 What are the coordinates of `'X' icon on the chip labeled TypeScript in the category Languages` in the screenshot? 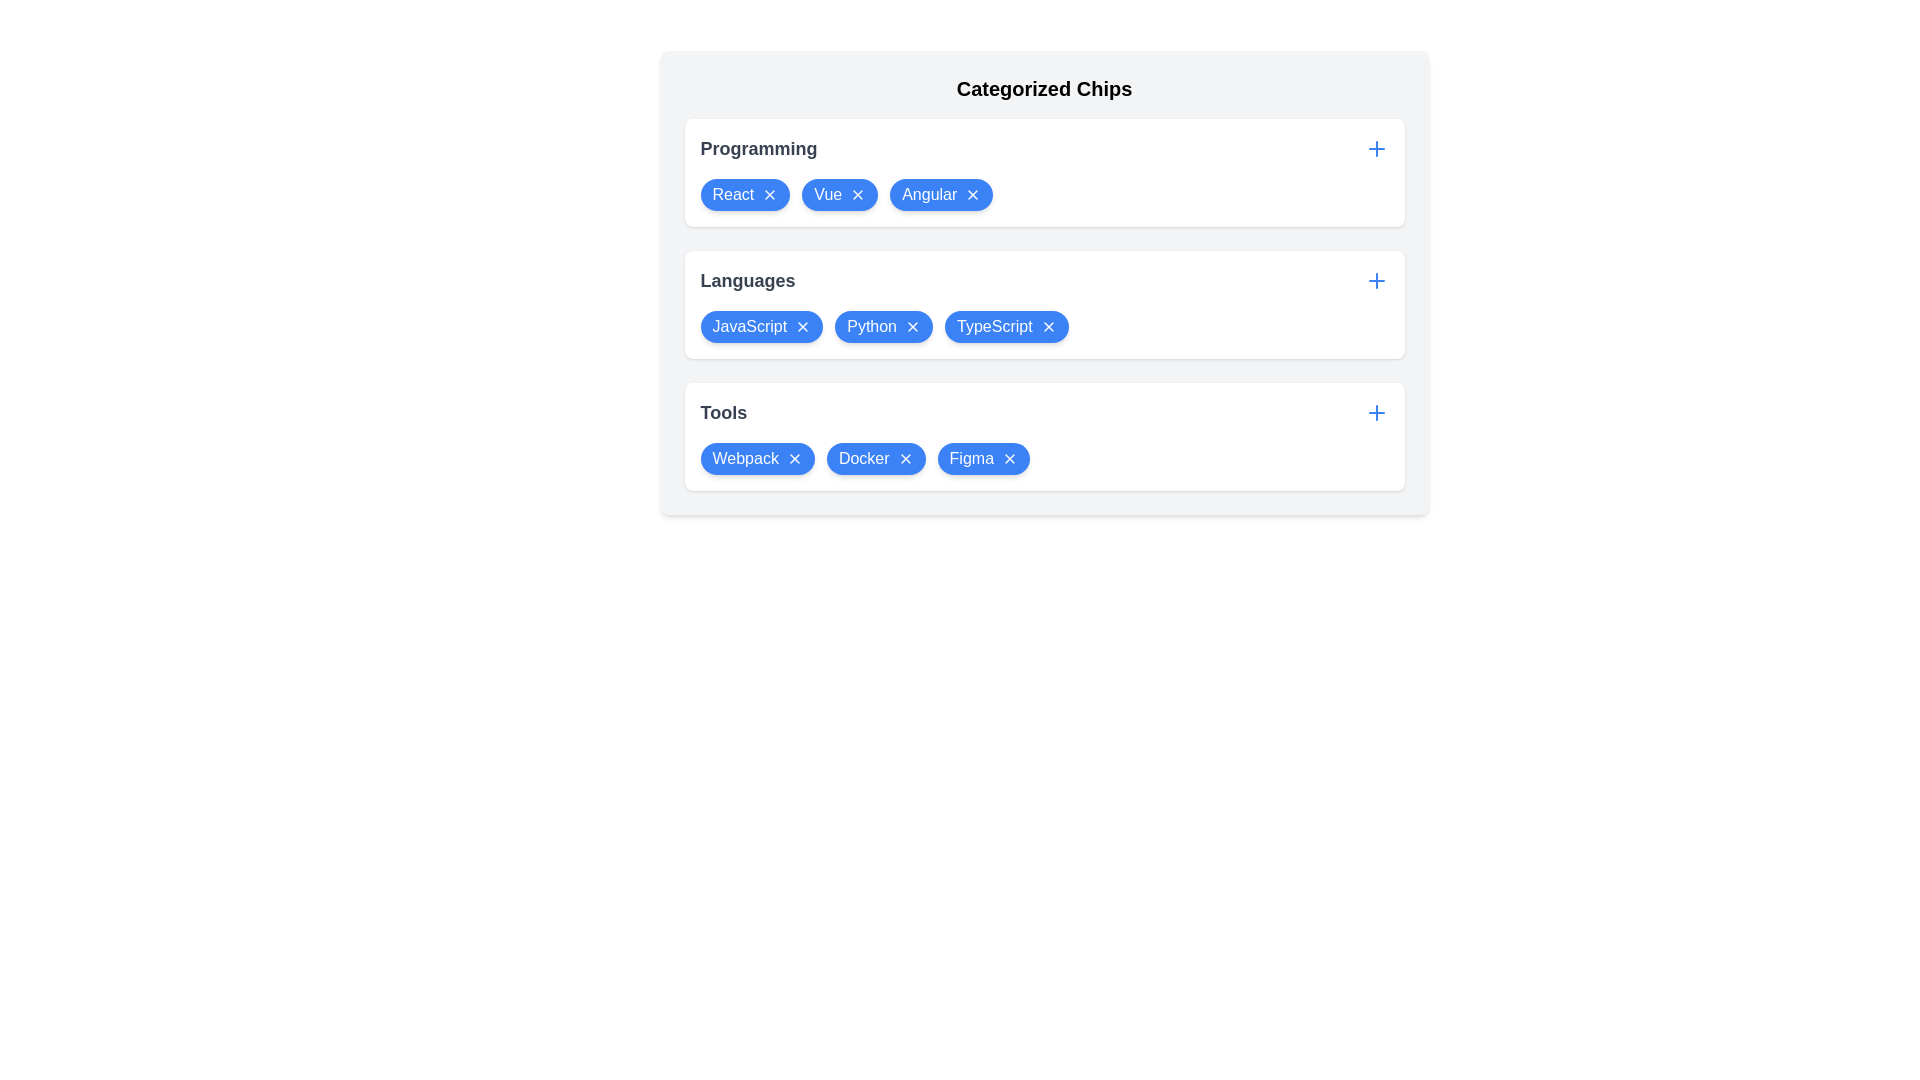 It's located at (1047, 326).